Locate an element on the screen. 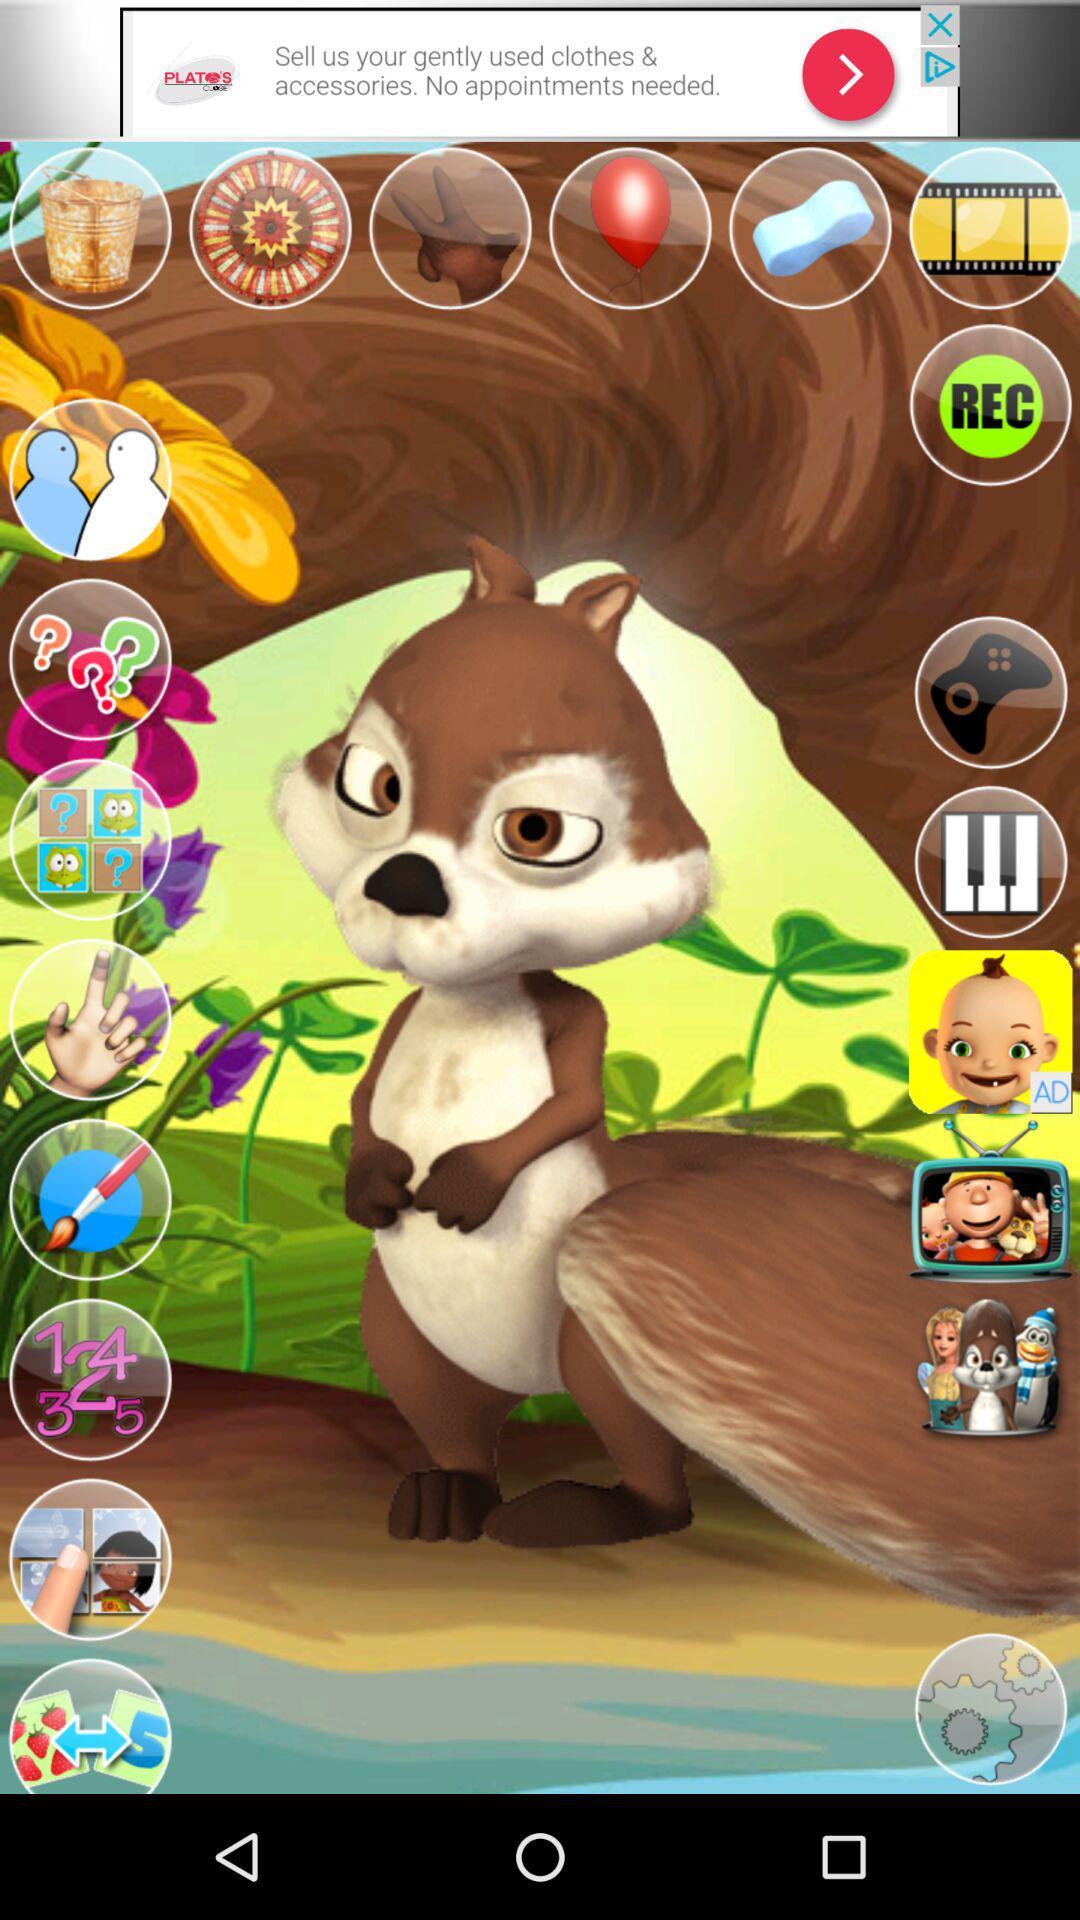 This screenshot has width=1080, height=1920. open music widget is located at coordinates (990, 862).